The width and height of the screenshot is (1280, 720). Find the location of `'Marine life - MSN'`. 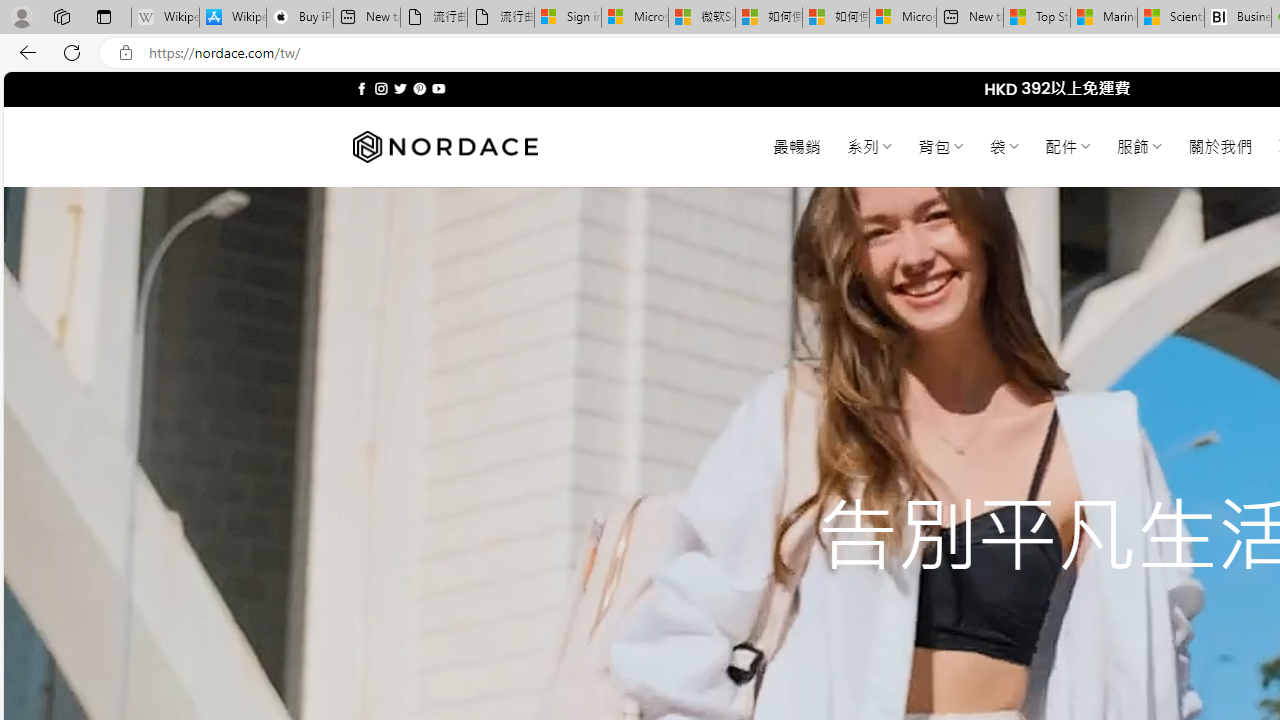

'Marine life - MSN' is located at coordinates (1103, 17).